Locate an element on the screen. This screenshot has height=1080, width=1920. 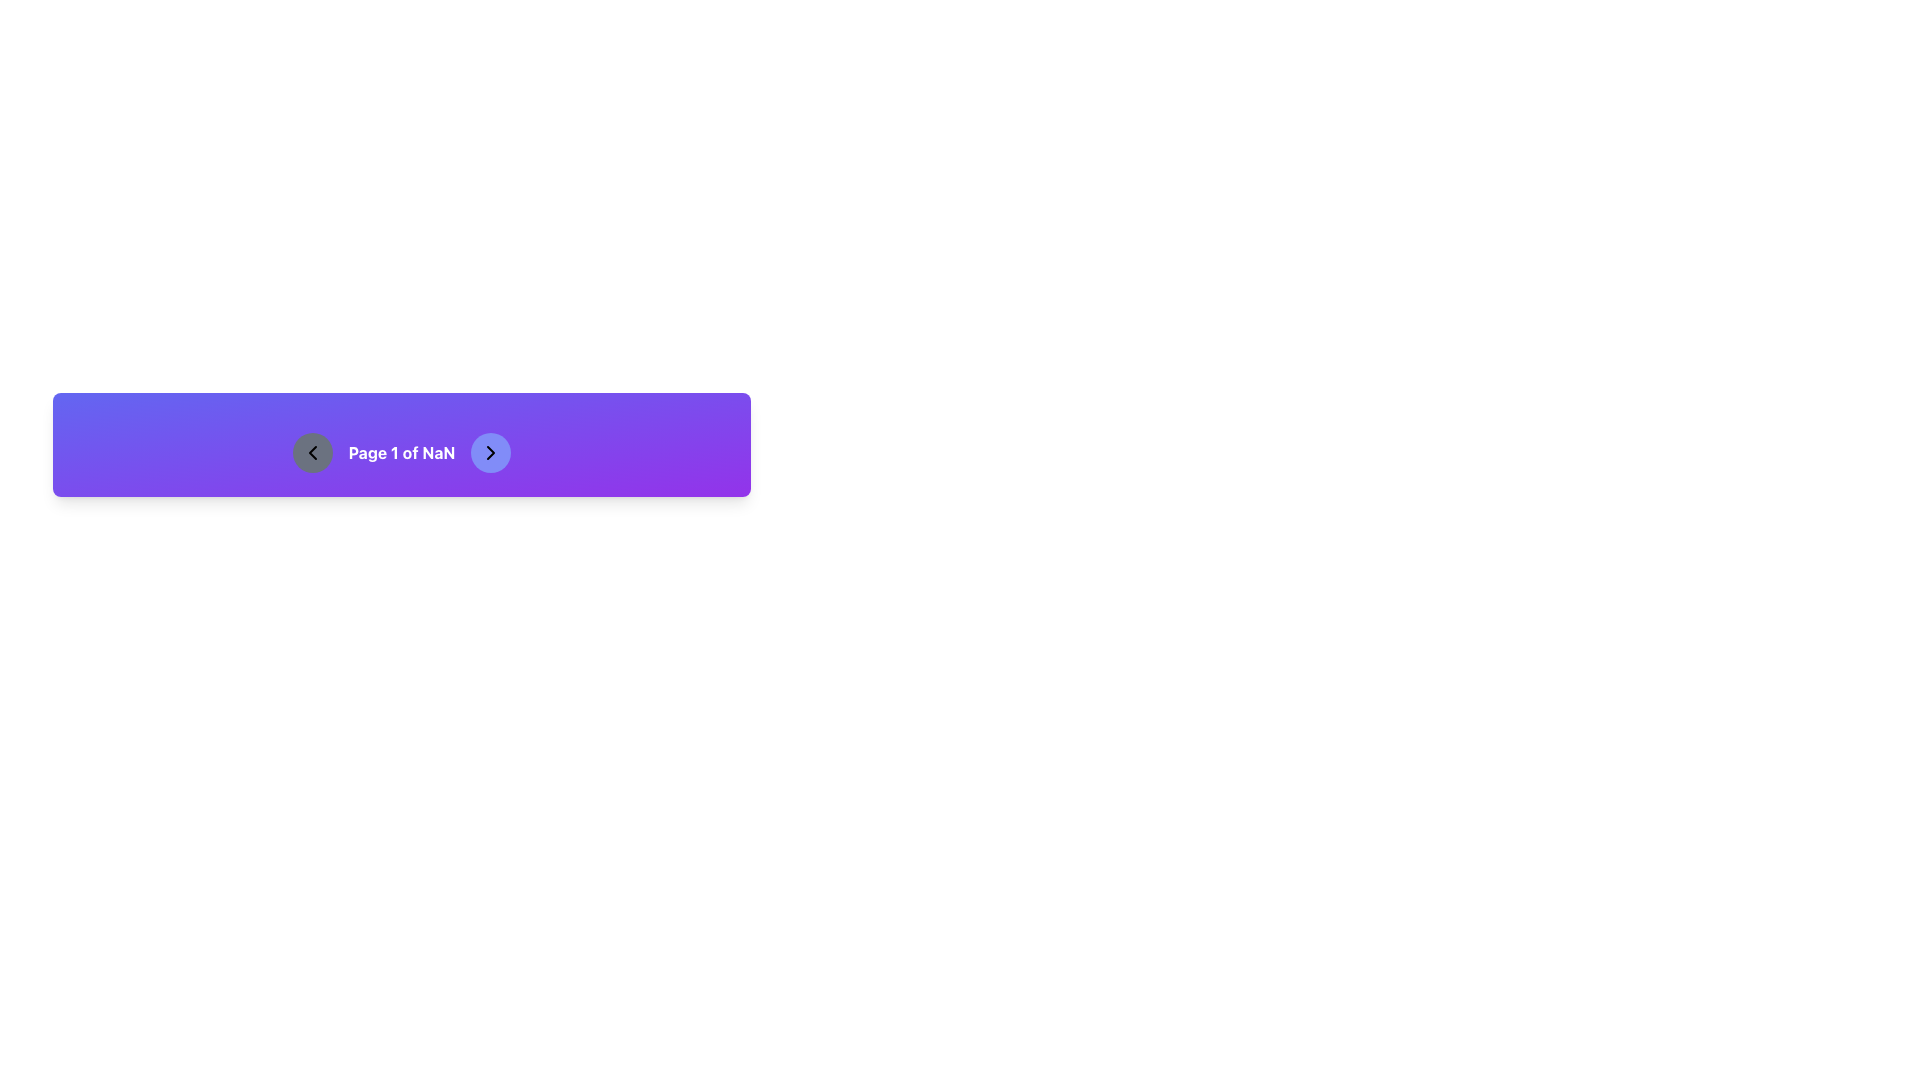
the rightward-pointing chevron icon inside the circular button with an indigo background is located at coordinates (491, 452).